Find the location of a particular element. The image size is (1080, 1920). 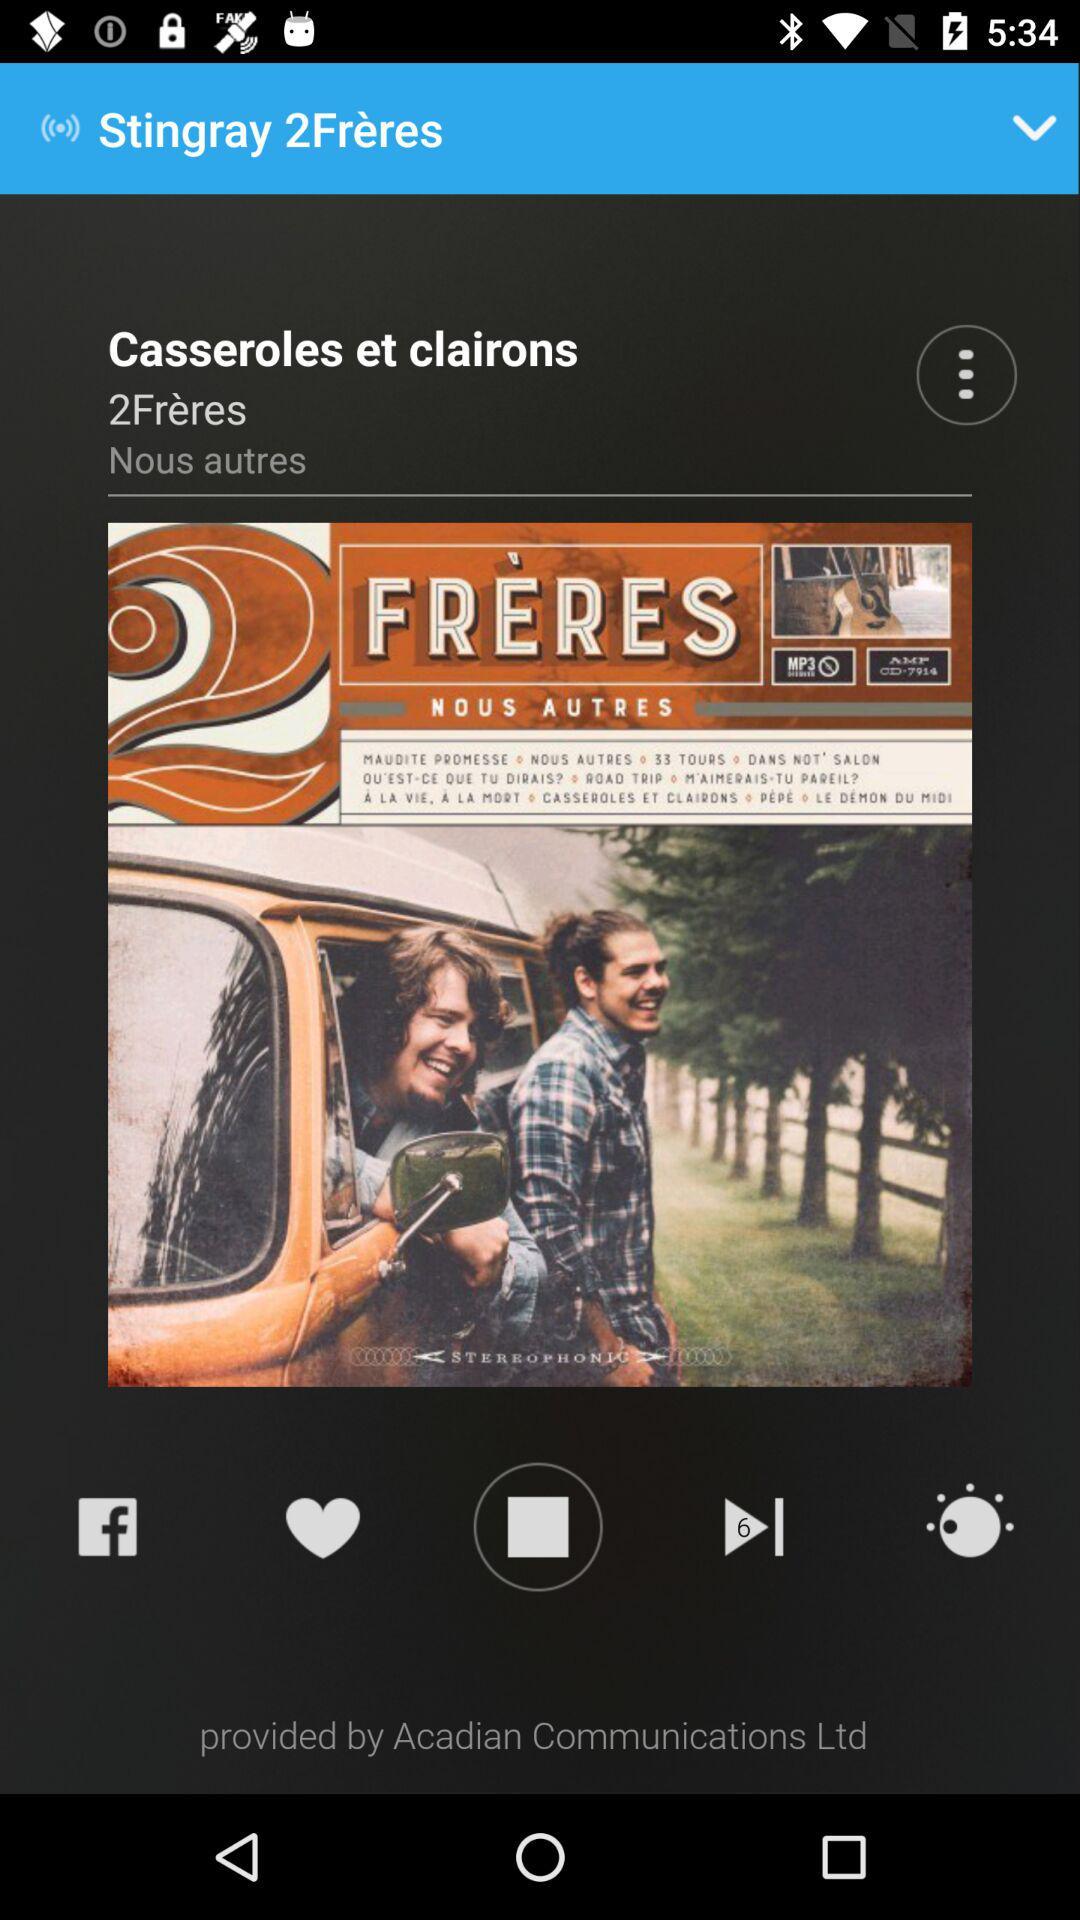

the skip_next icon is located at coordinates (754, 1525).